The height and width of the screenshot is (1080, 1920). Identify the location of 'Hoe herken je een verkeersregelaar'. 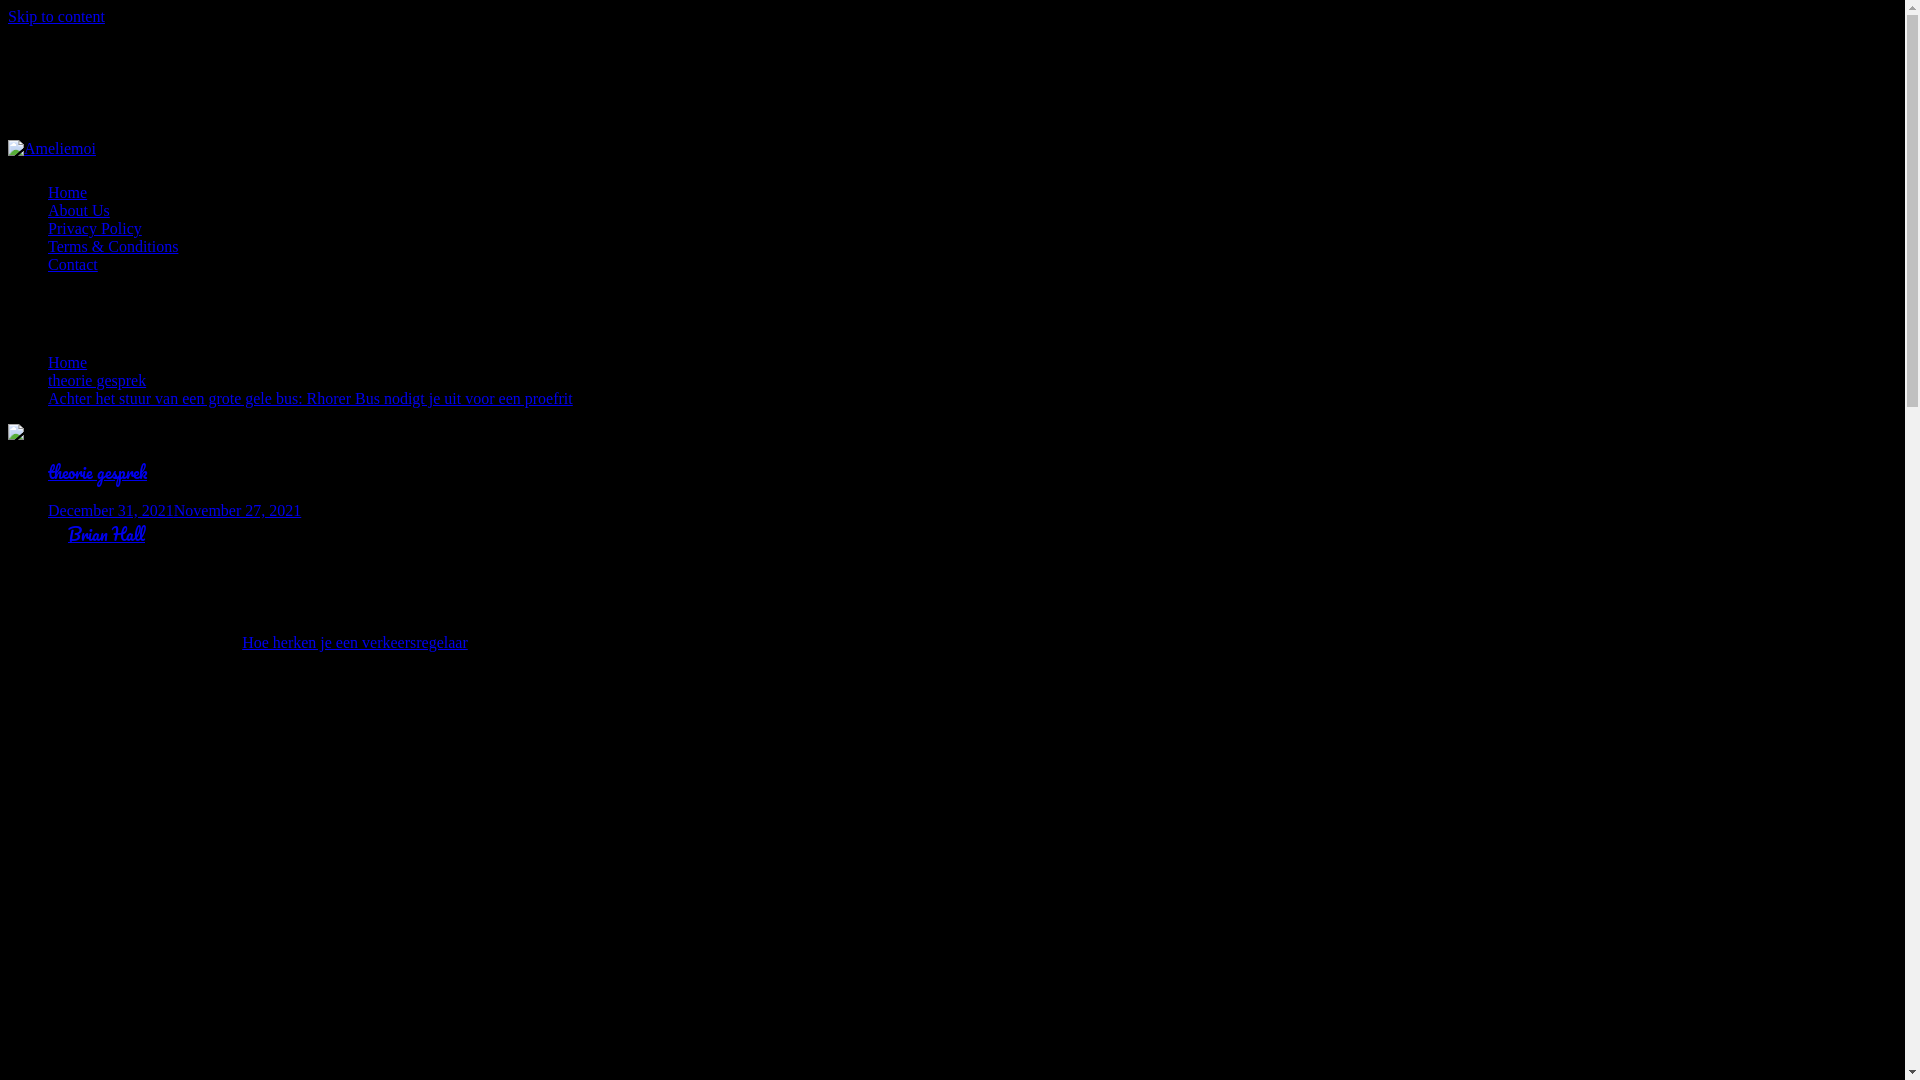
(355, 642).